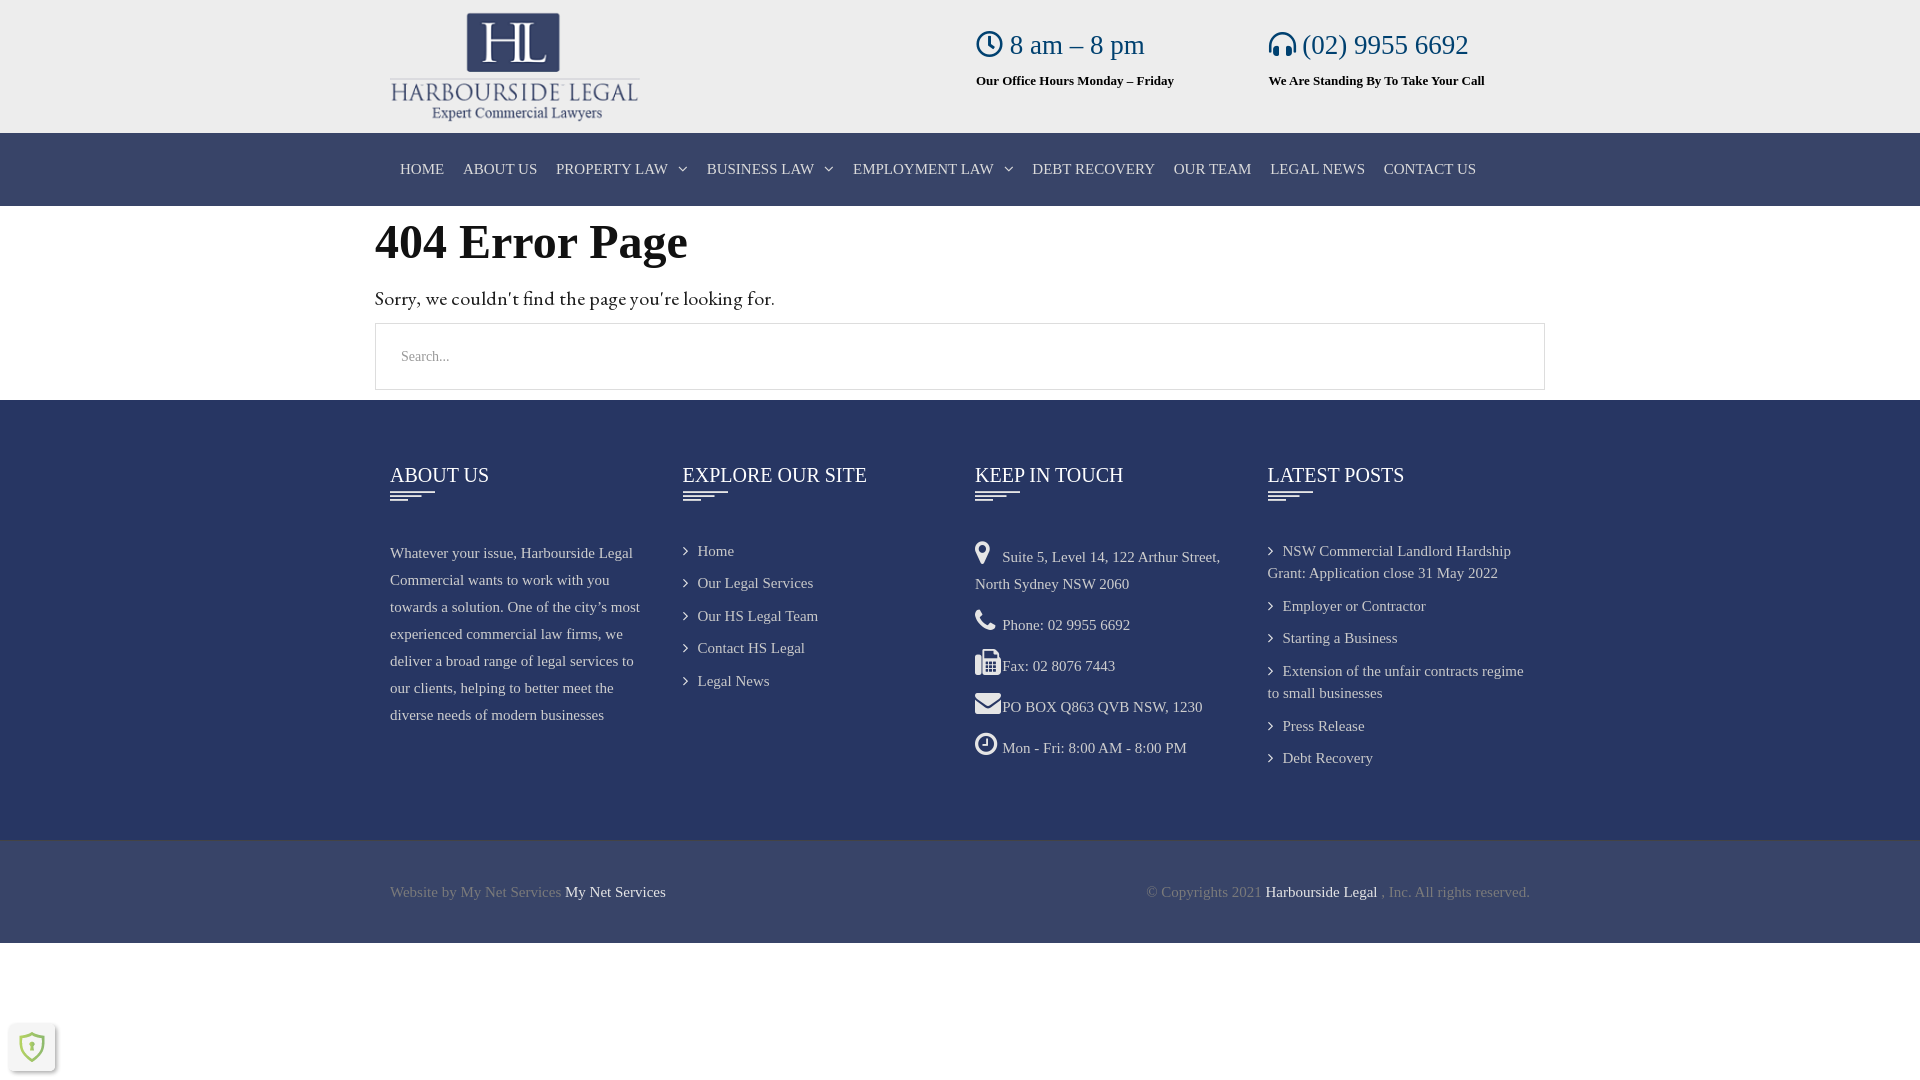 This screenshot has height=1080, width=1920. What do you see at coordinates (614, 890) in the screenshot?
I see `'My Net Services'` at bounding box center [614, 890].